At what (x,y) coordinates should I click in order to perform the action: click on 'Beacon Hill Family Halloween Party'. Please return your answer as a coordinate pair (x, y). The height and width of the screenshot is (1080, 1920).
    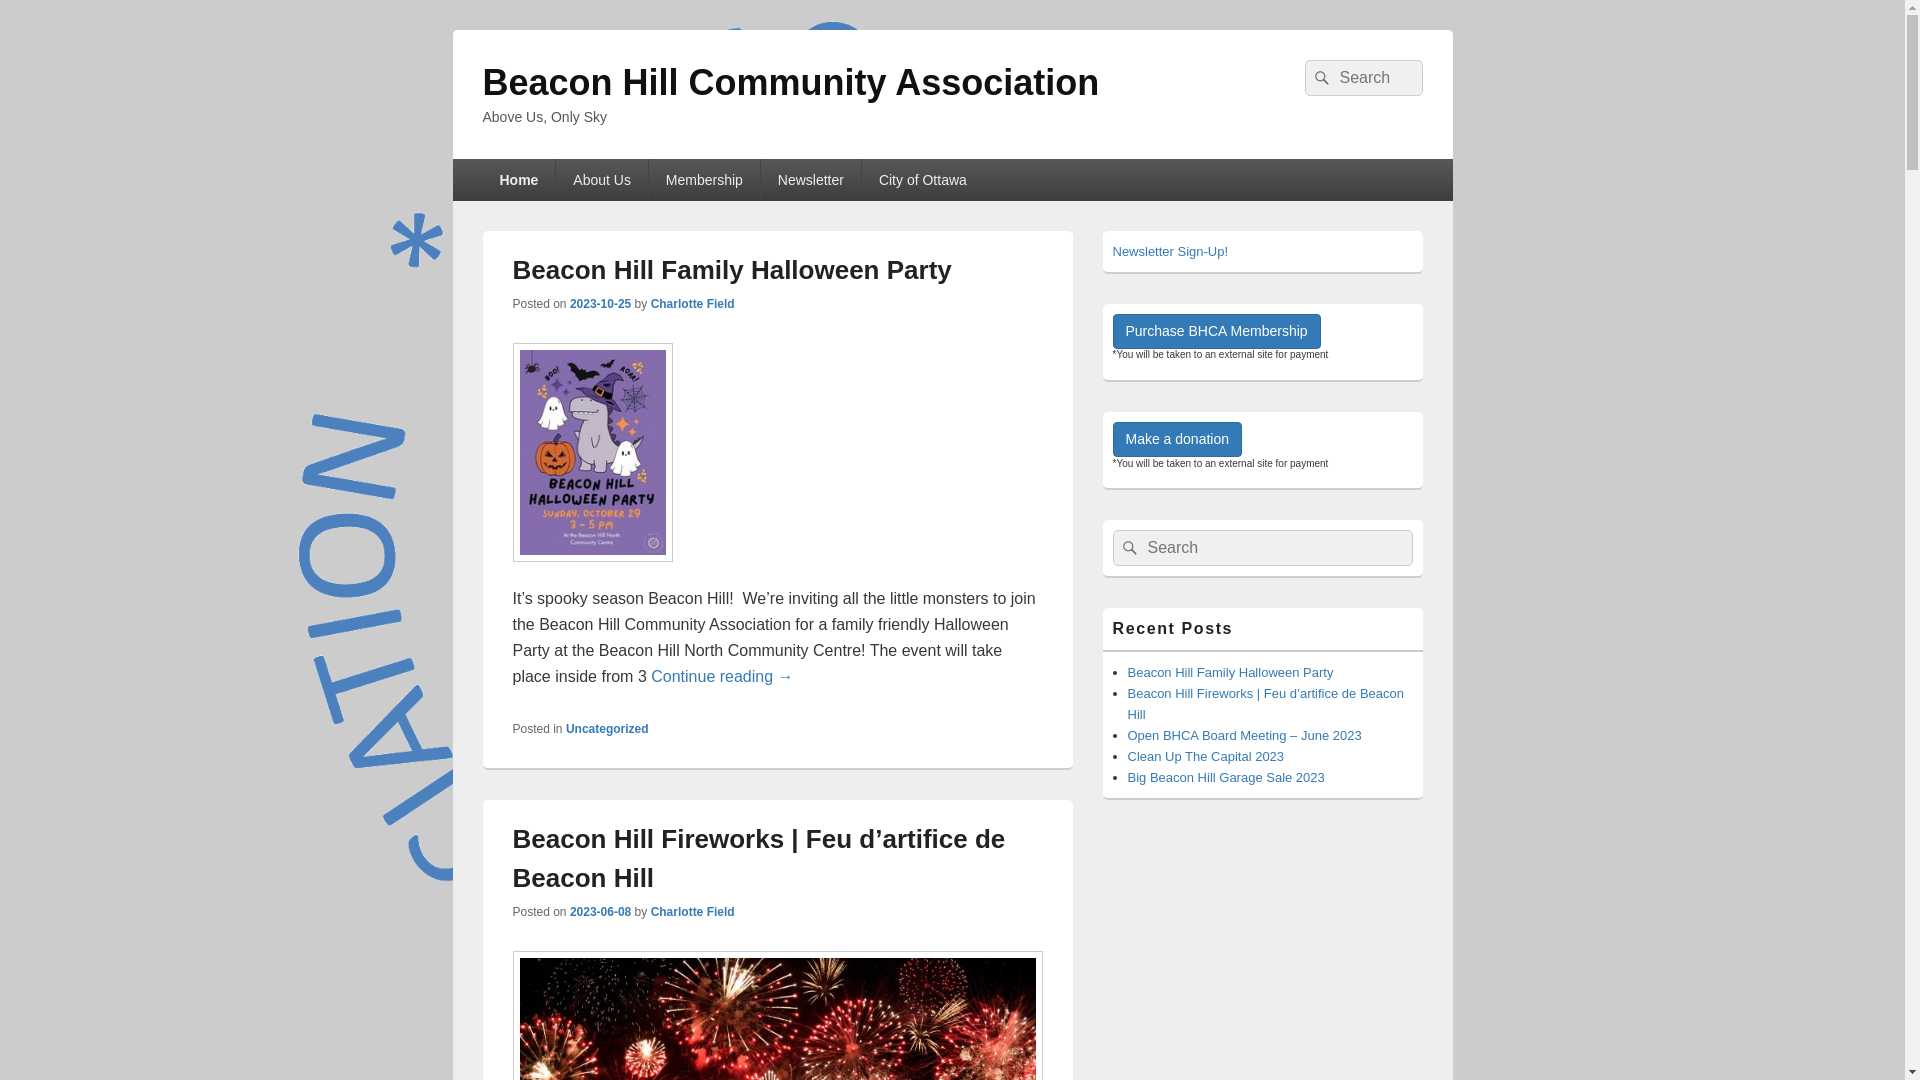
    Looking at the image, I should click on (1229, 672).